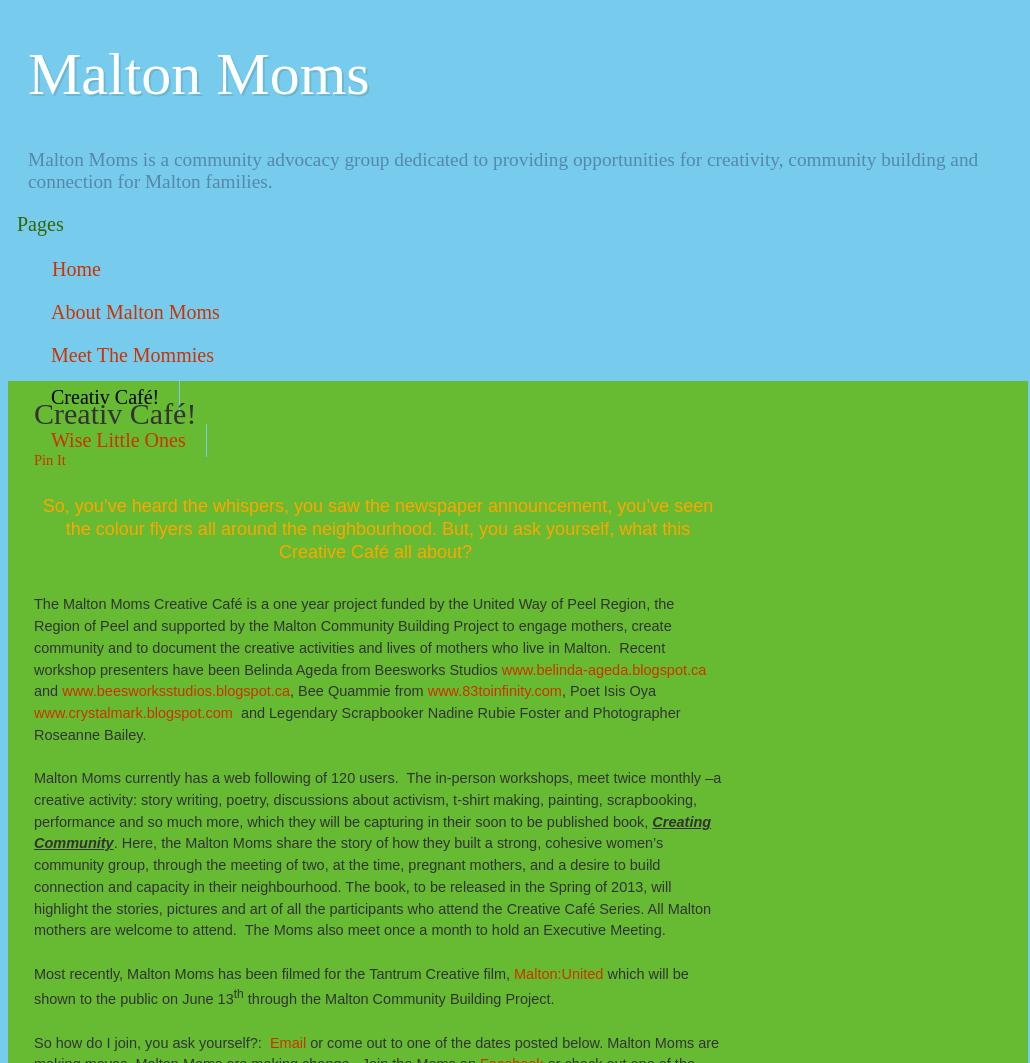 This screenshot has height=1063, width=1030. I want to click on 'So, you’ve heard the whispers, you saw the newspaper
announcement, you’ve seen the colour flyers all around the neighbourhood. But,
you ask yourself, what this Creative Café all about?', so click(42, 527).